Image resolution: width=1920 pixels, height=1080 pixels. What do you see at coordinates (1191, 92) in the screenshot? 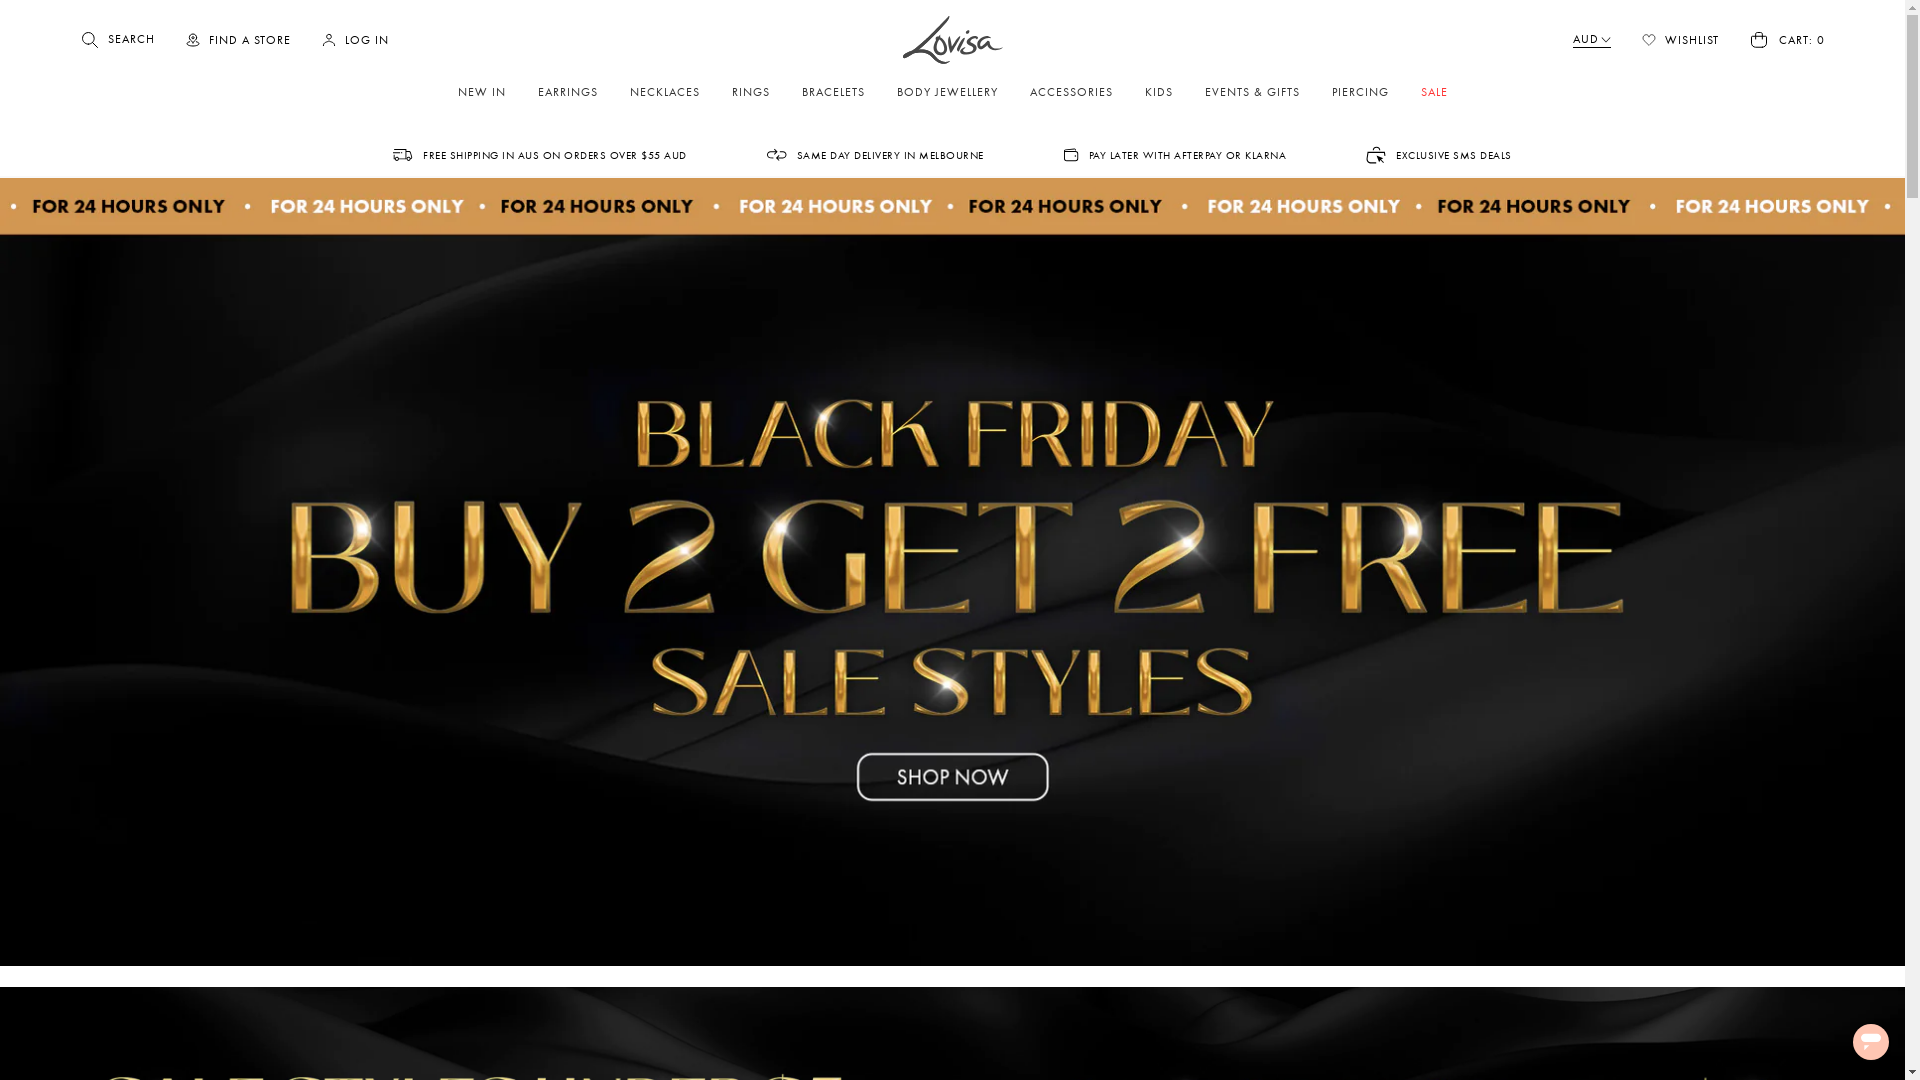
I see `'EVENTS & GIFTS'` at bounding box center [1191, 92].